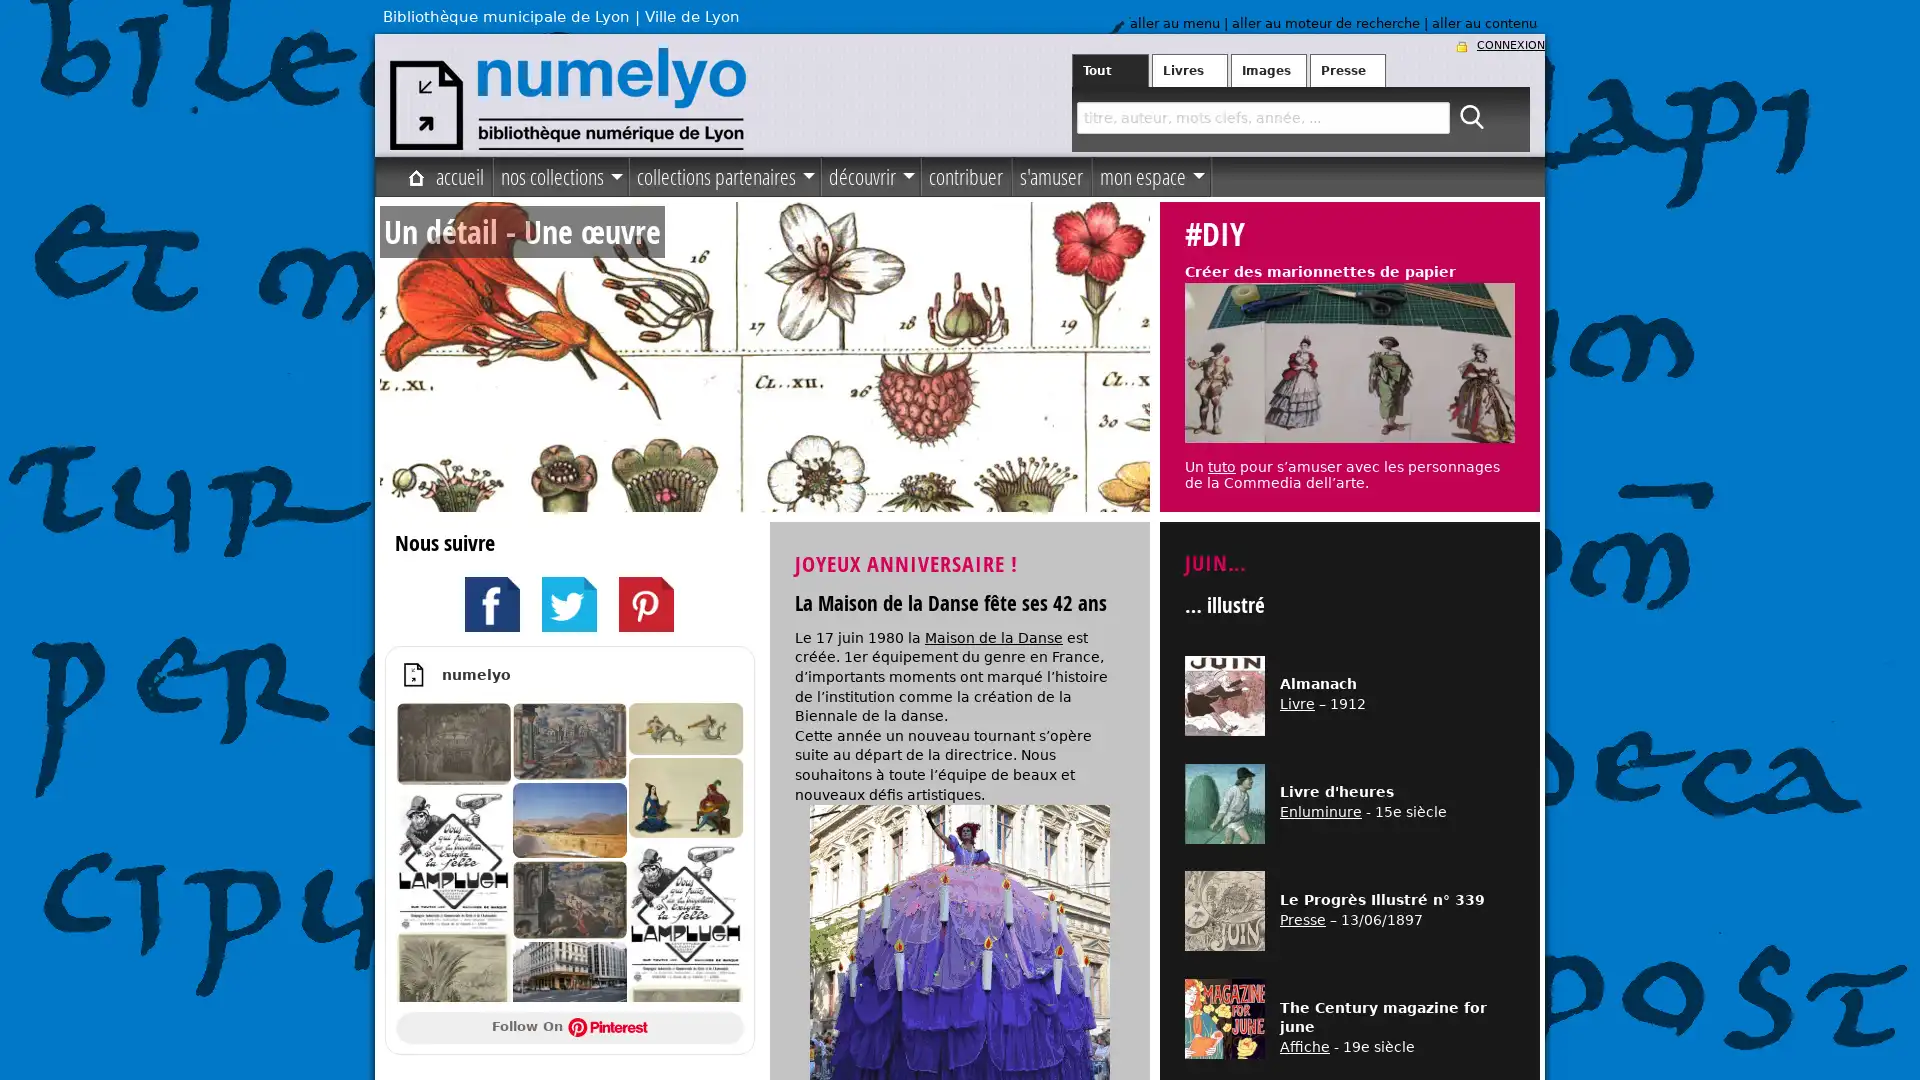 This screenshot has height=1080, width=1920. I want to click on ok, so click(1472, 116).